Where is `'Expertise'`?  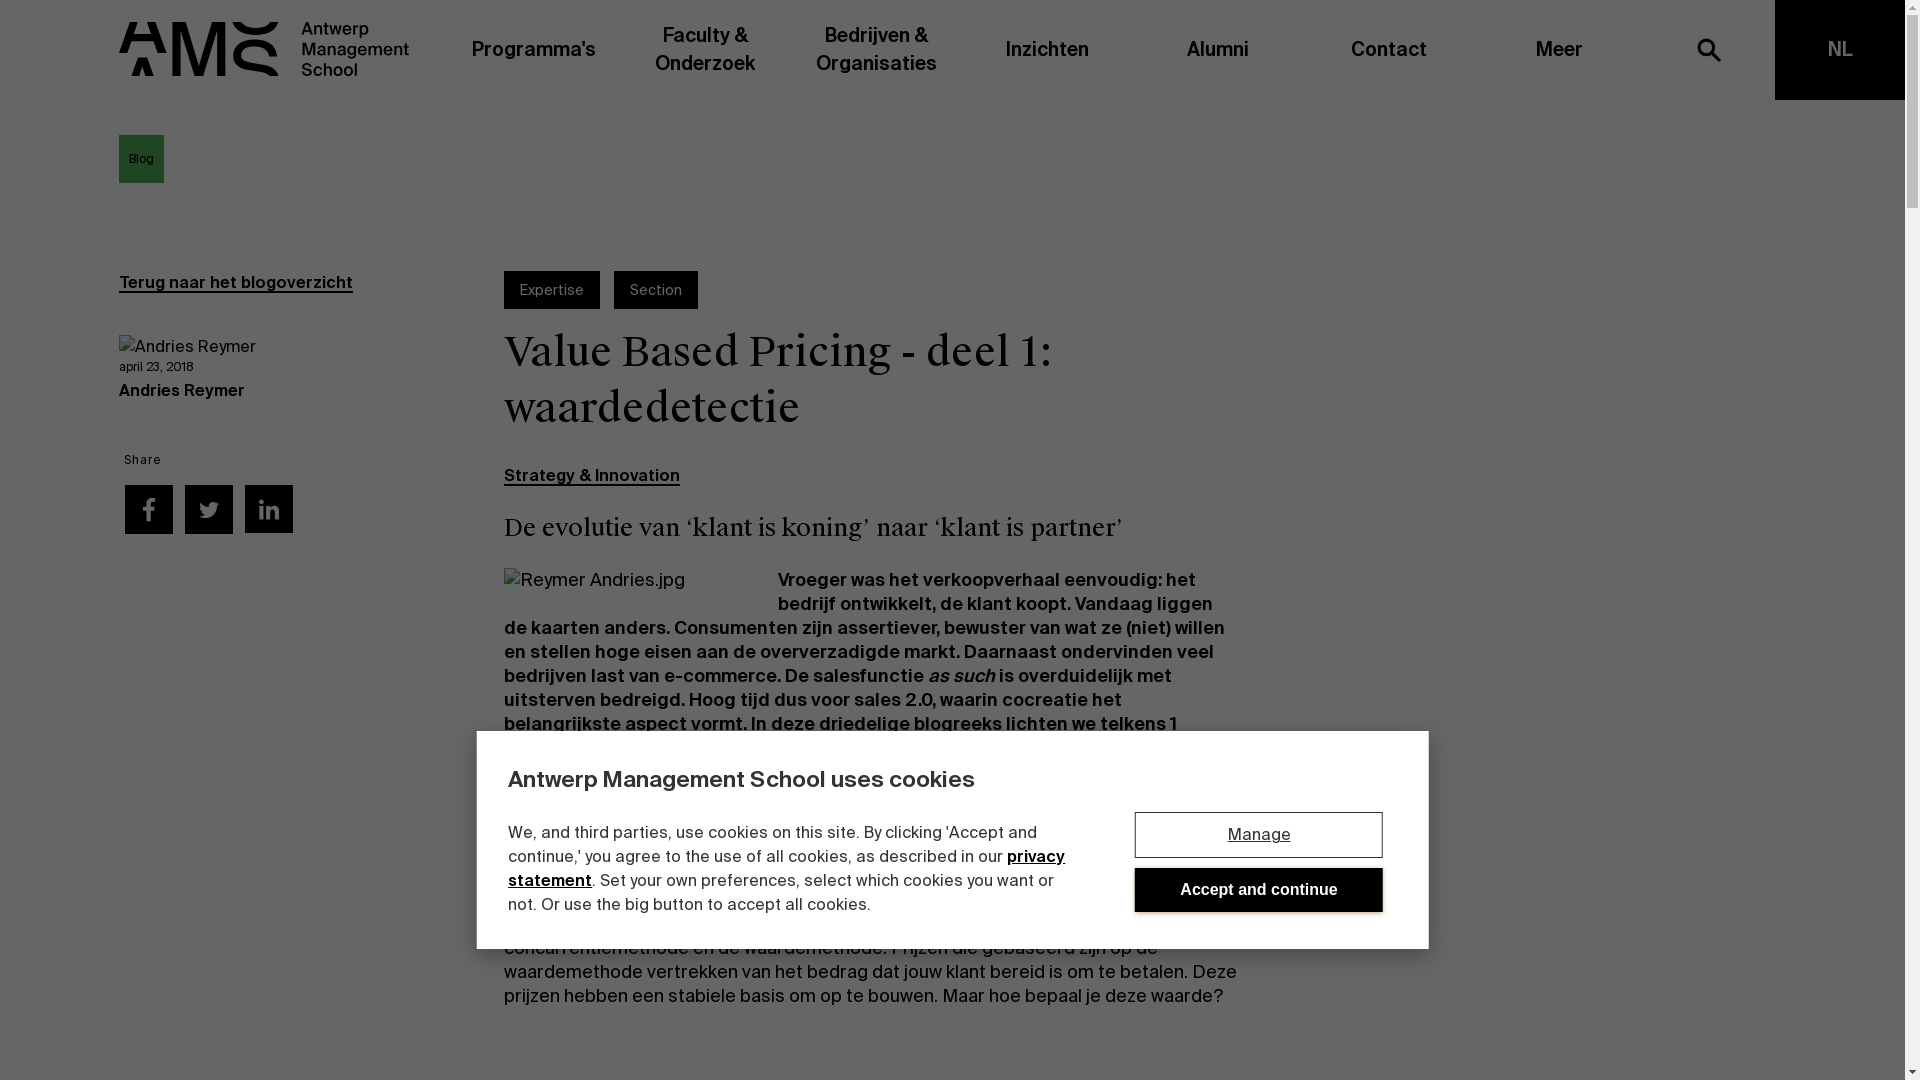
'Expertise' is located at coordinates (552, 289).